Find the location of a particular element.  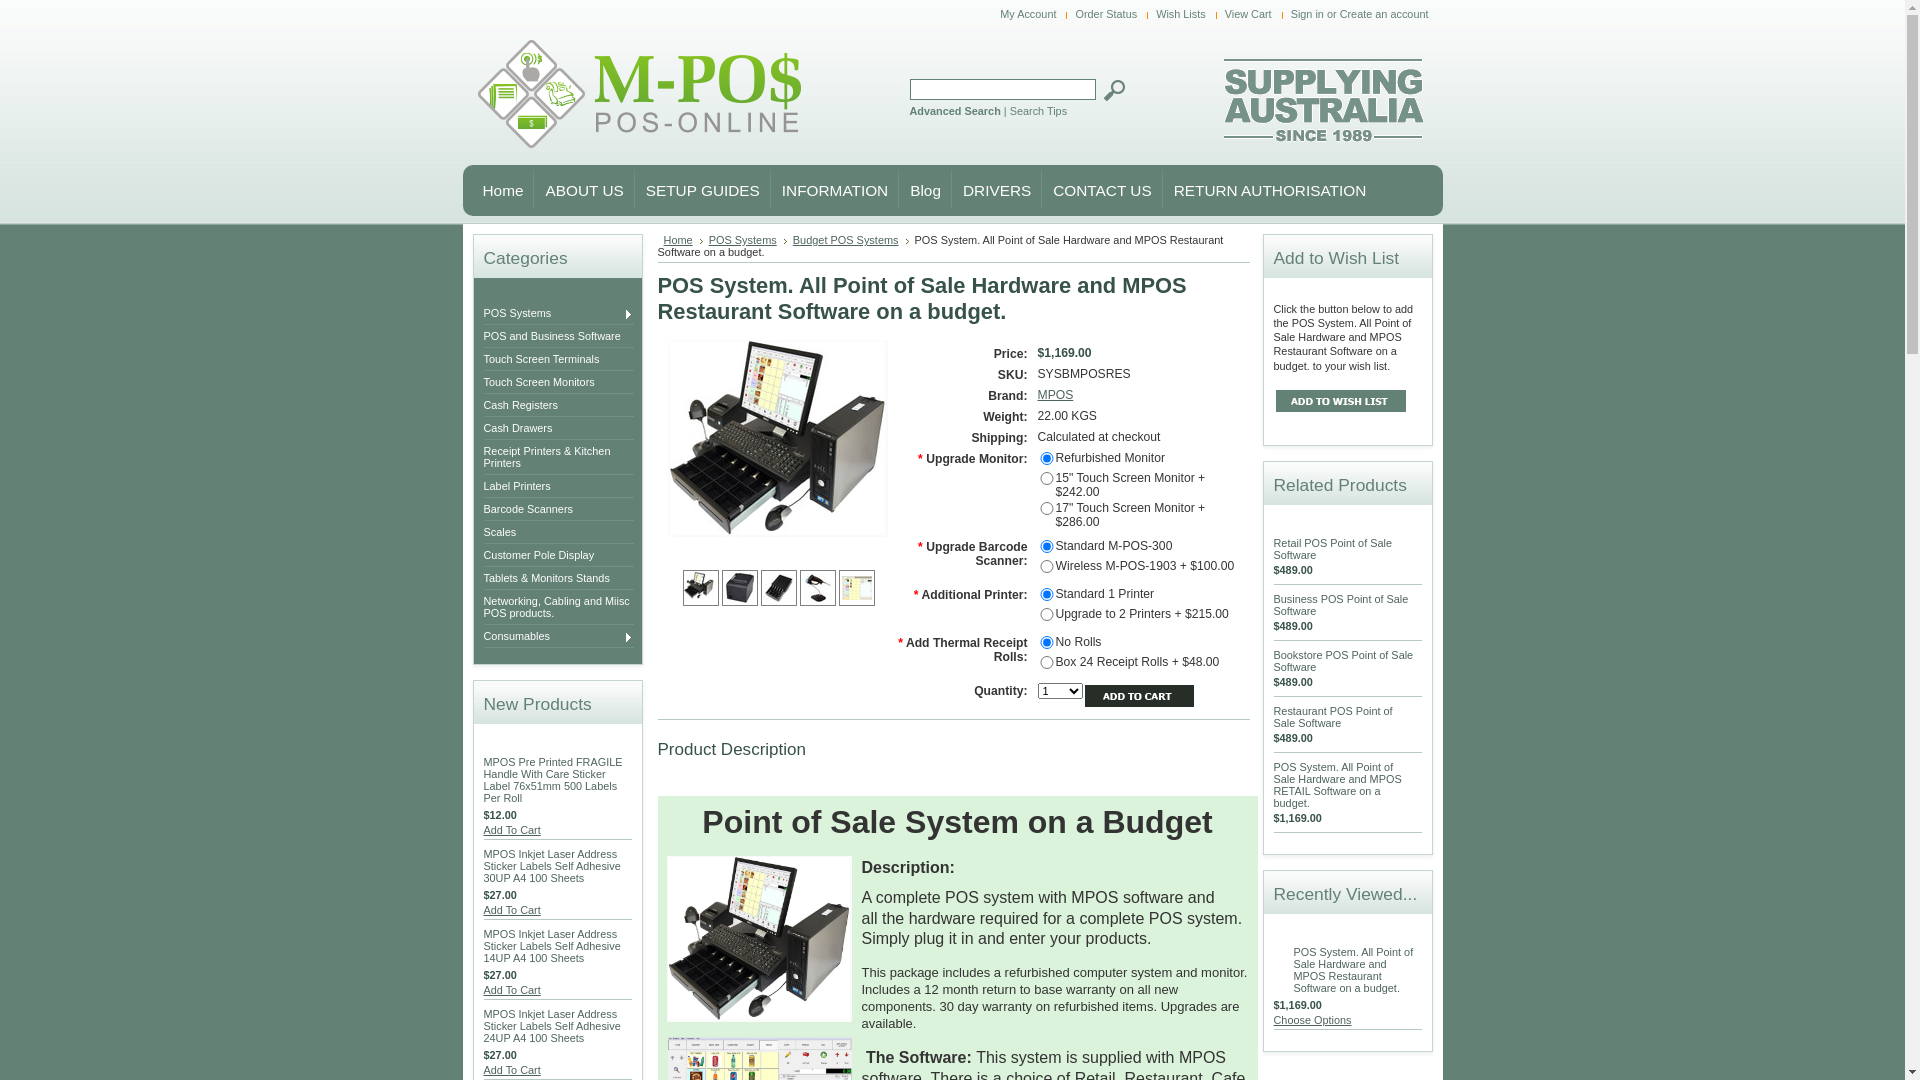

'Choose Options' is located at coordinates (1313, 1019).